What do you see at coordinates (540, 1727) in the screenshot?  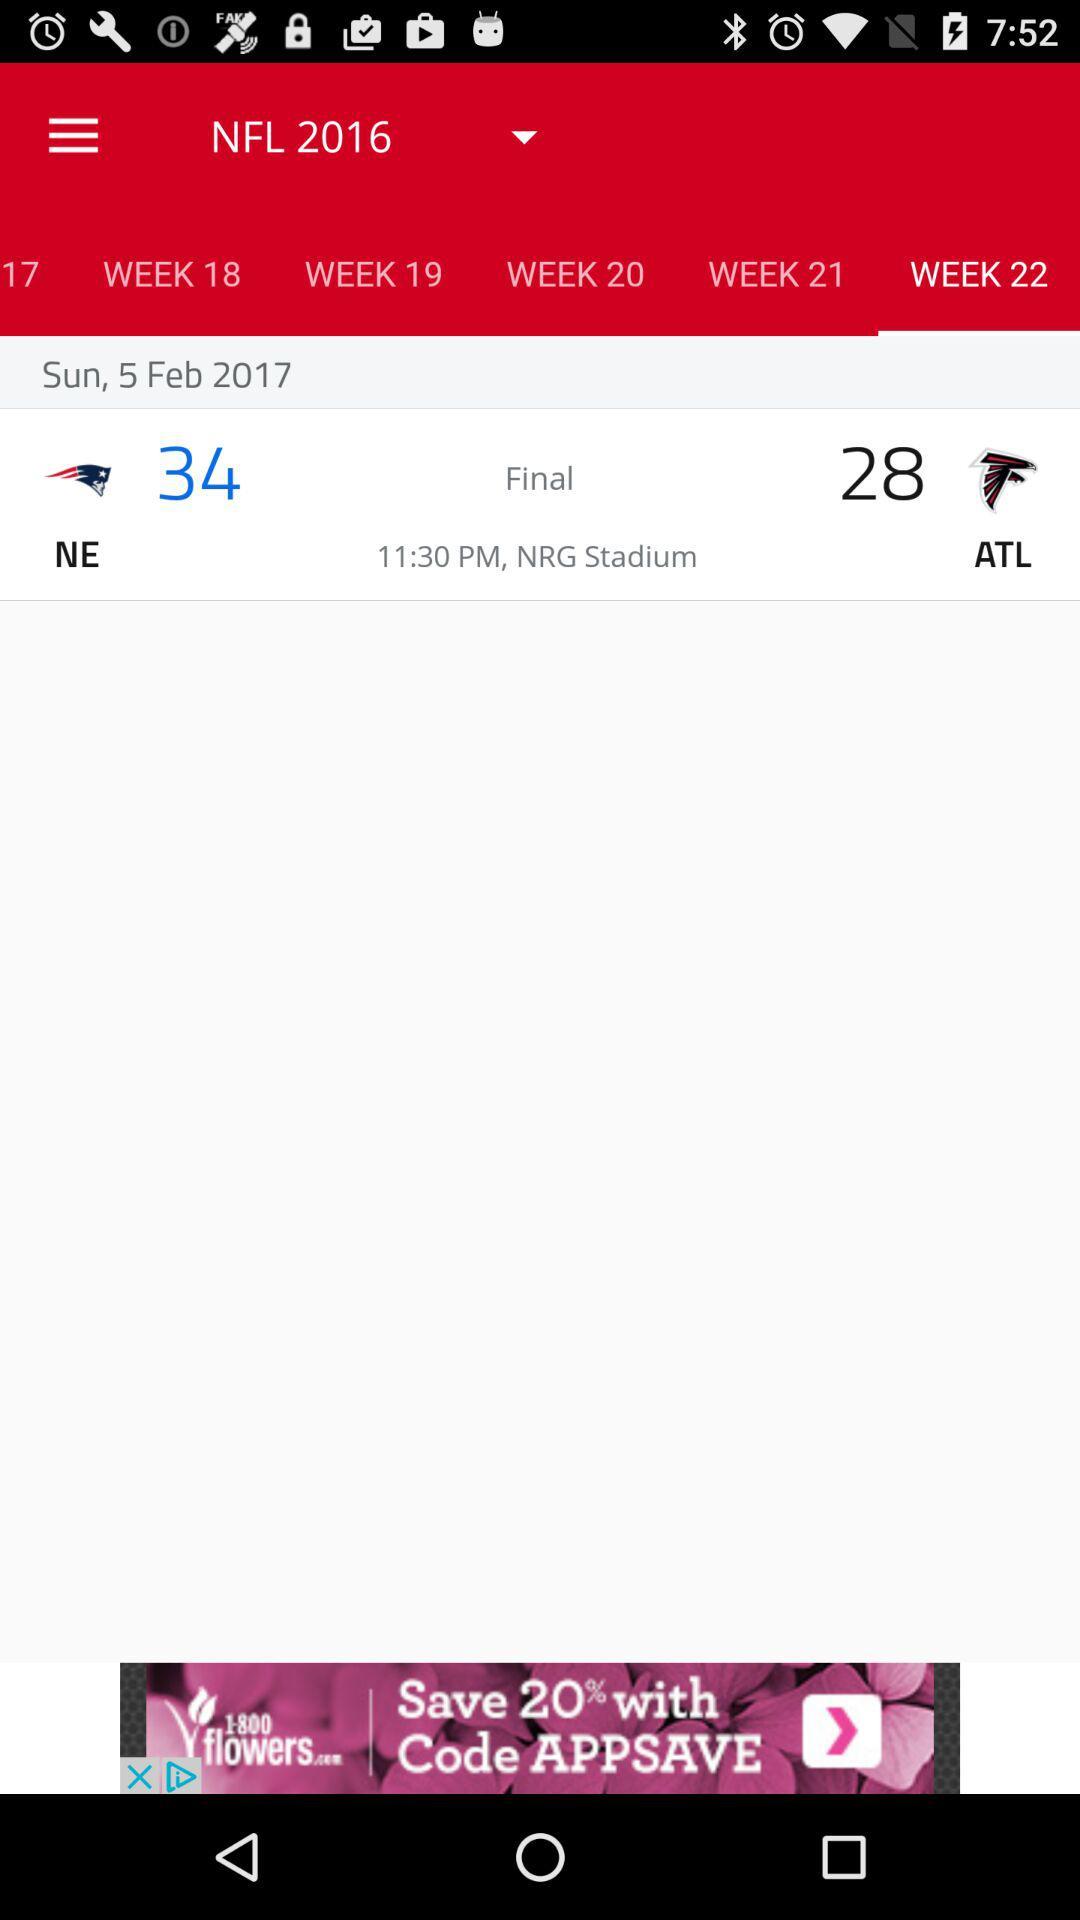 I see `advertisement` at bounding box center [540, 1727].